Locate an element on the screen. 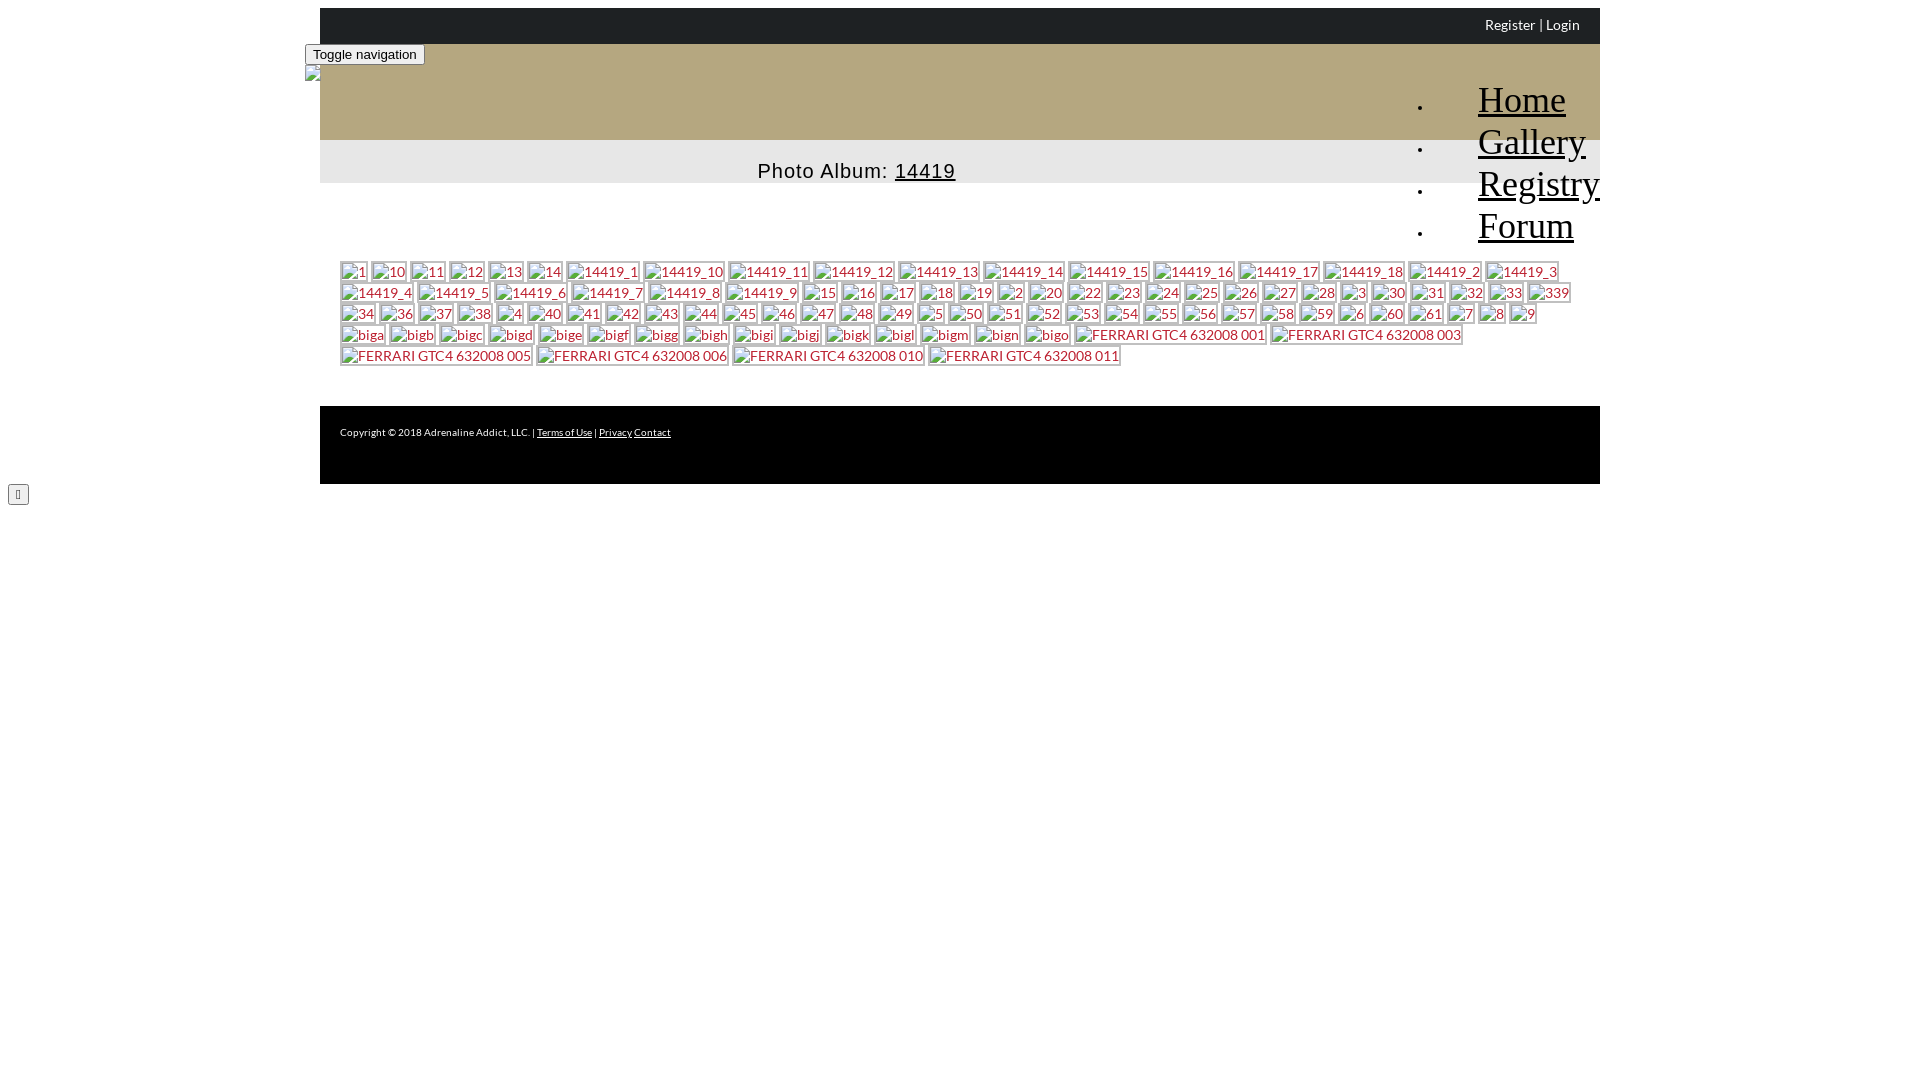  '28 (click to enlarge)' is located at coordinates (1319, 292).